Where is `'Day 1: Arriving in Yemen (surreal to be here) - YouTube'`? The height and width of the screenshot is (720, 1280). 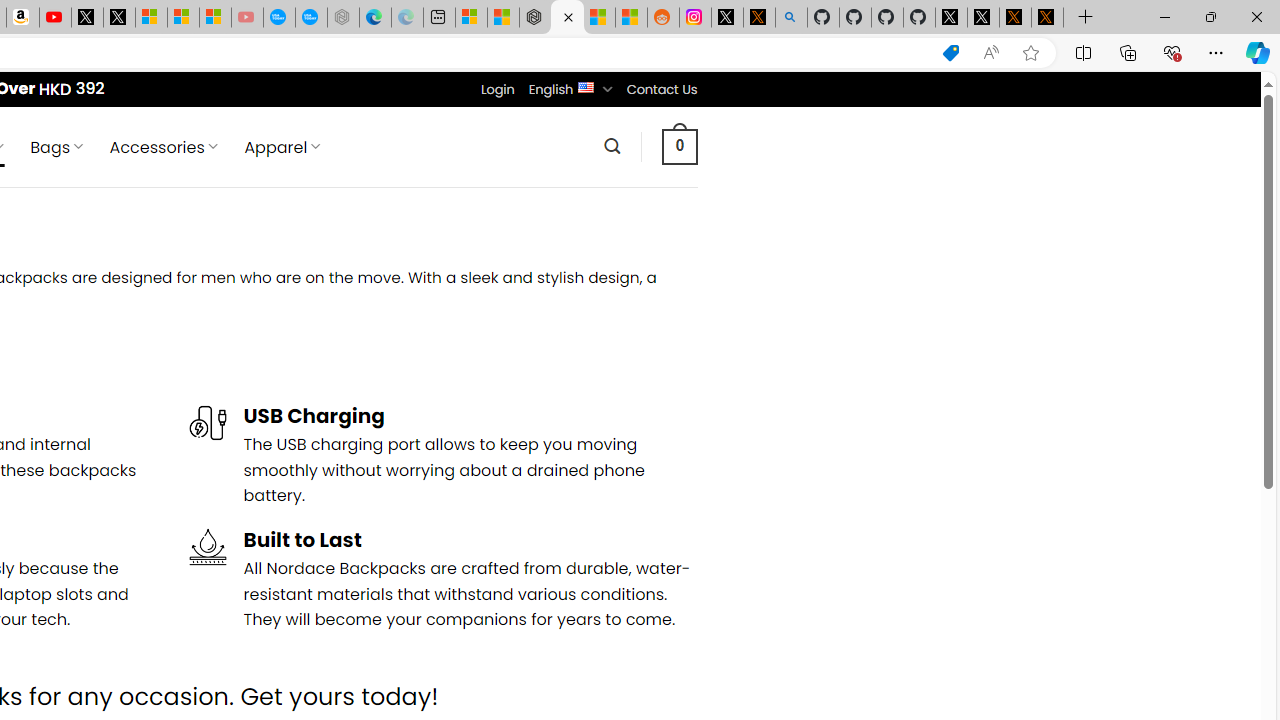
'Day 1: Arriving in Yemen (surreal to be here) - YouTube' is located at coordinates (55, 17).